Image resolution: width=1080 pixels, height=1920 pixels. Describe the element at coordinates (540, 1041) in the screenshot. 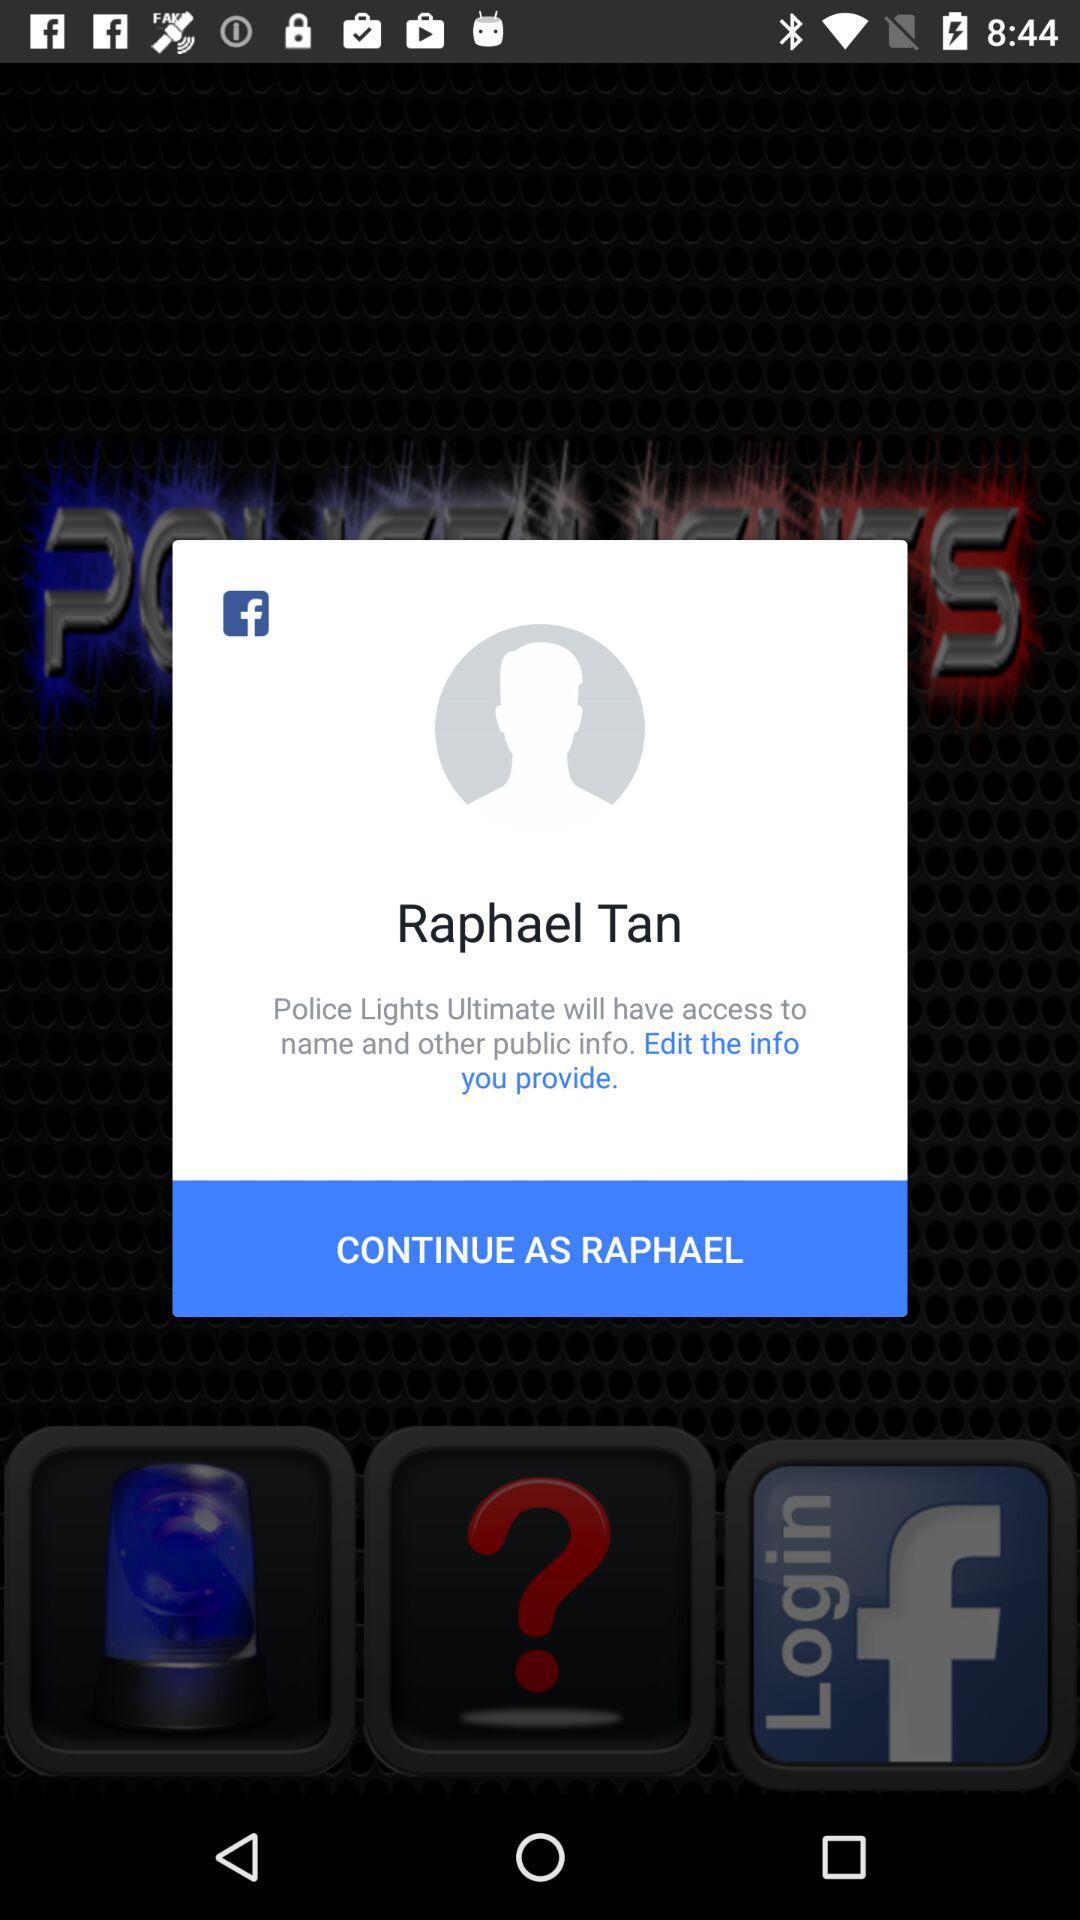

I see `the police lights ultimate` at that location.